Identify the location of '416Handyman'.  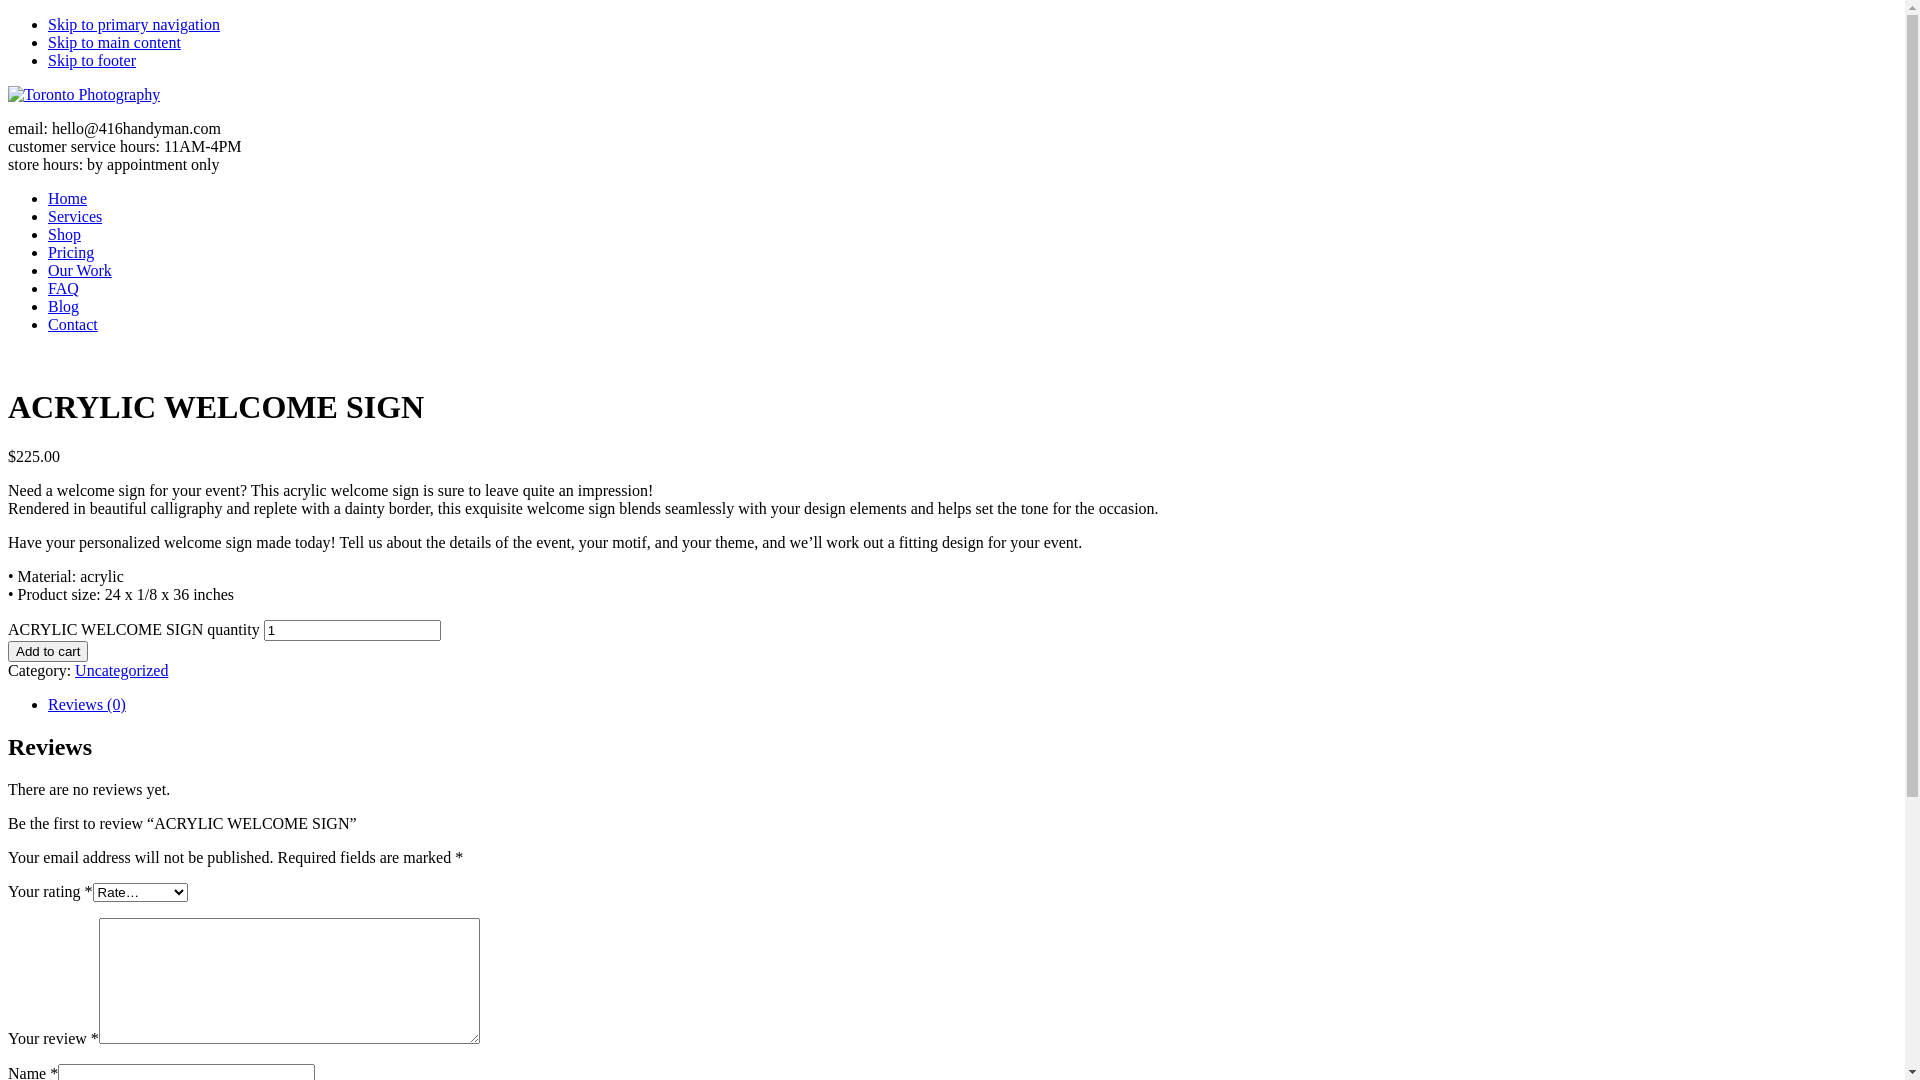
(82, 94).